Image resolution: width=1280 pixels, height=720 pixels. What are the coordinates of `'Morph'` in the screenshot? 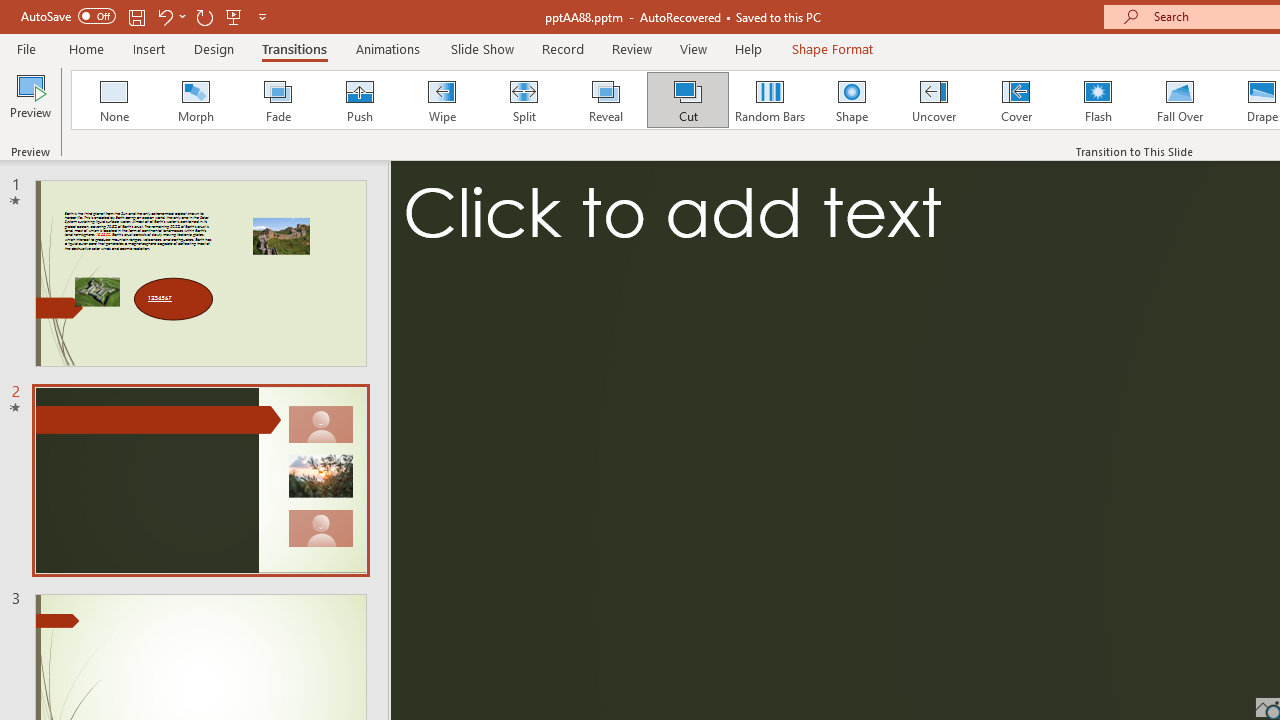 It's located at (195, 100).